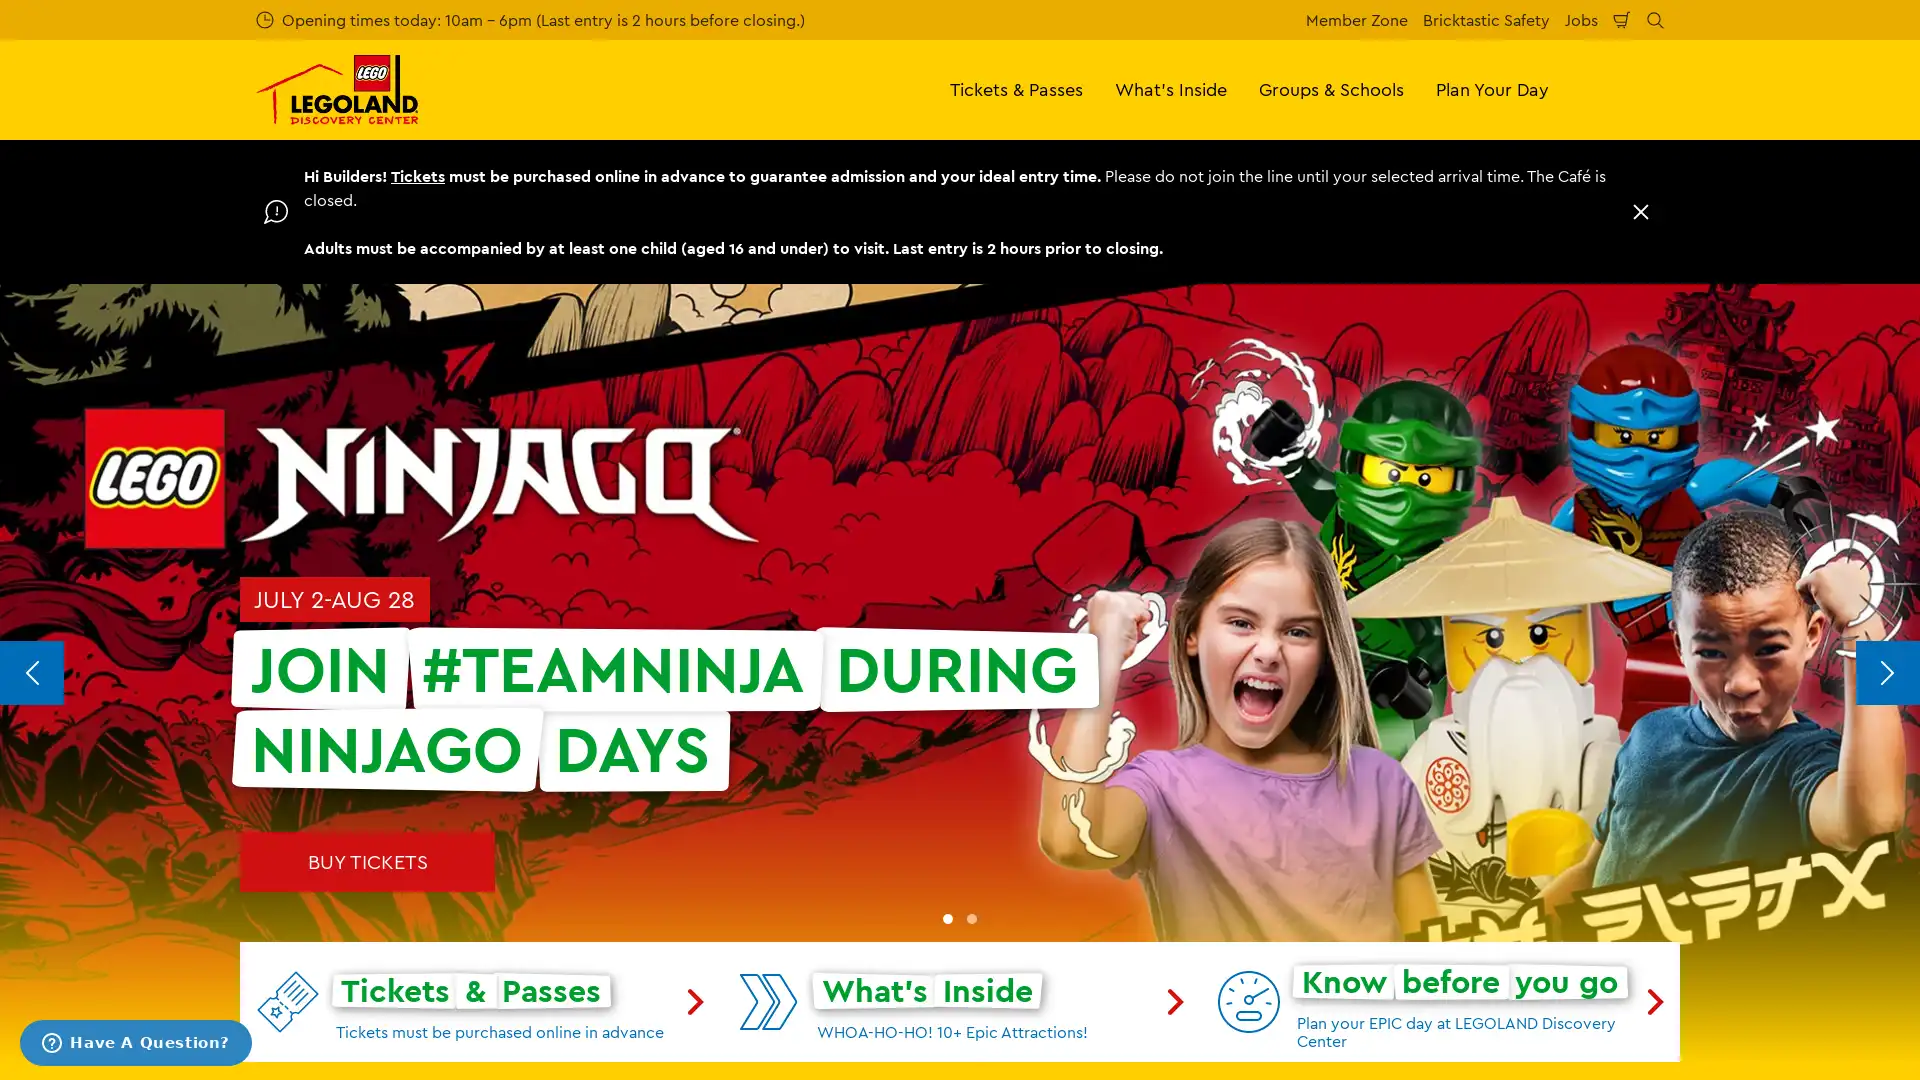  I want to click on What's Inside, so click(1171, 88).